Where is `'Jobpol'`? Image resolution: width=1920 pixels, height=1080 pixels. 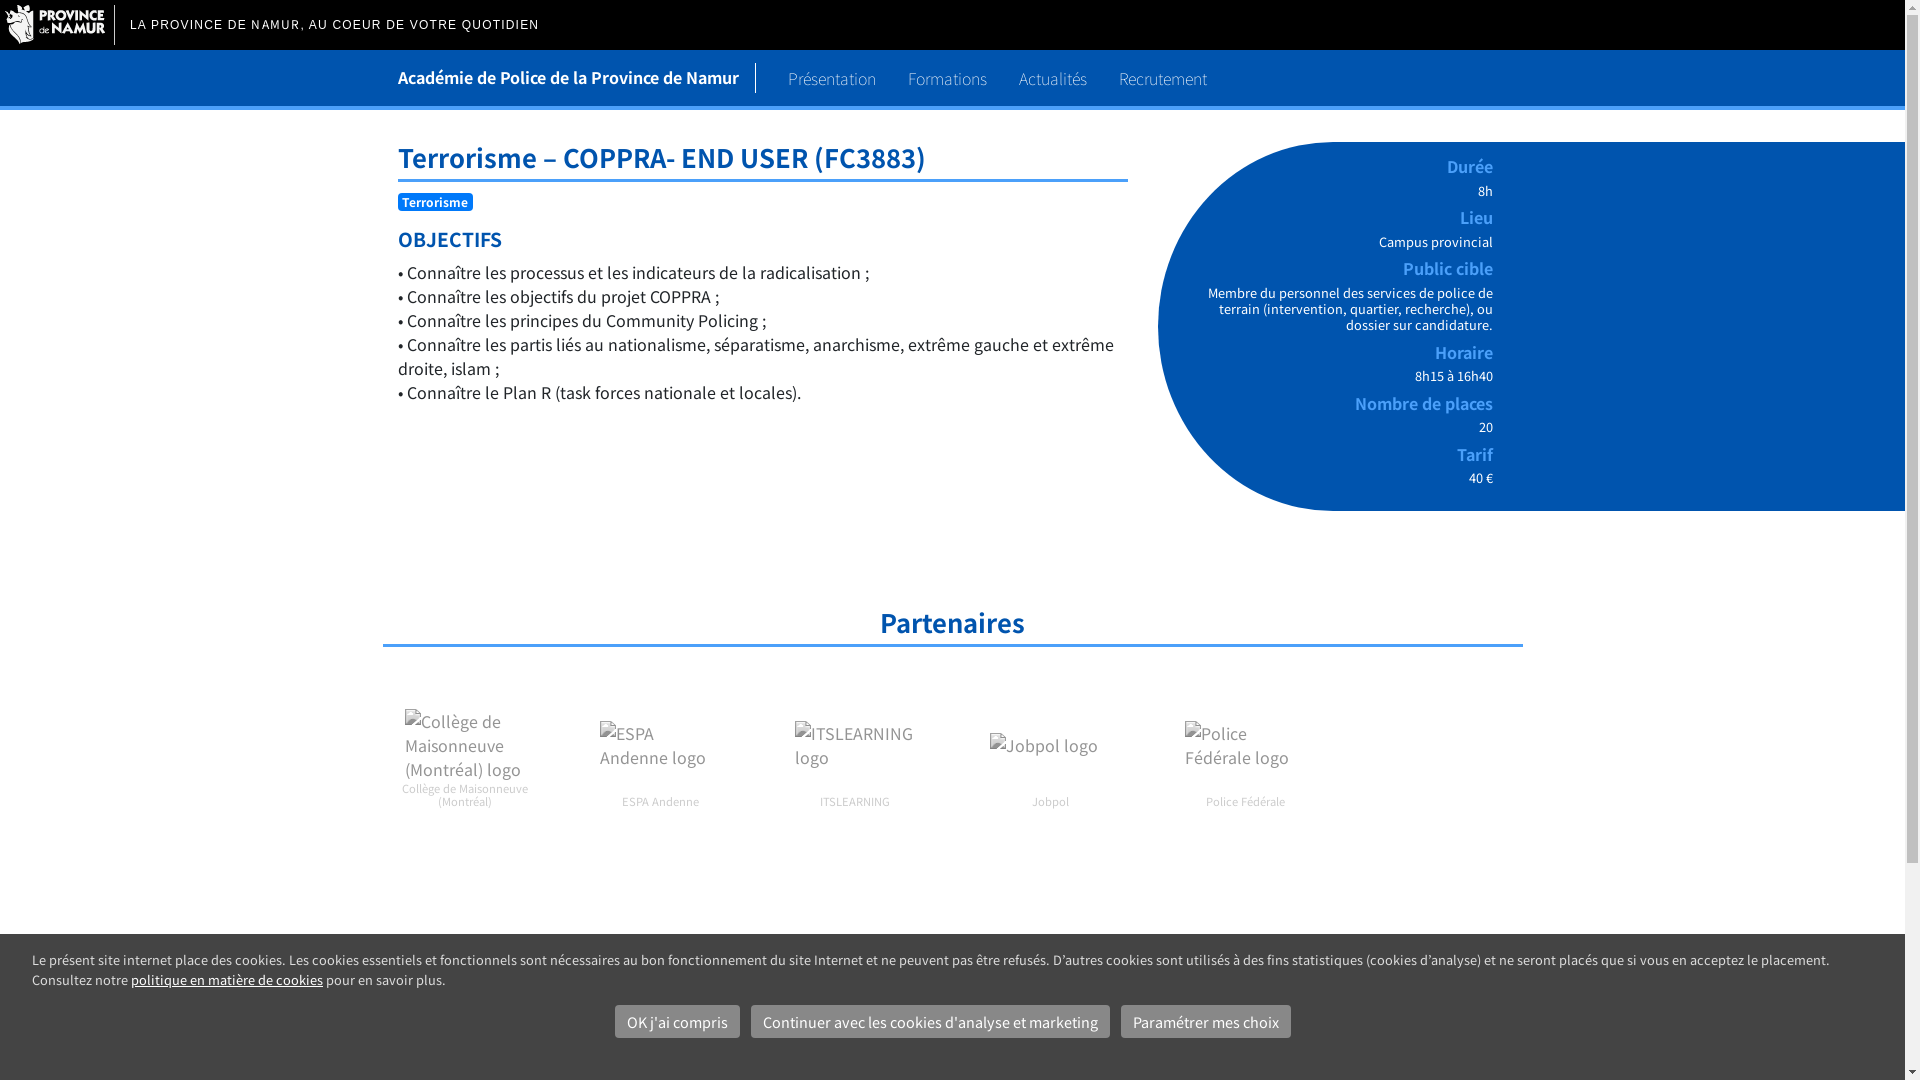 'Jobpol' is located at coordinates (1049, 745).